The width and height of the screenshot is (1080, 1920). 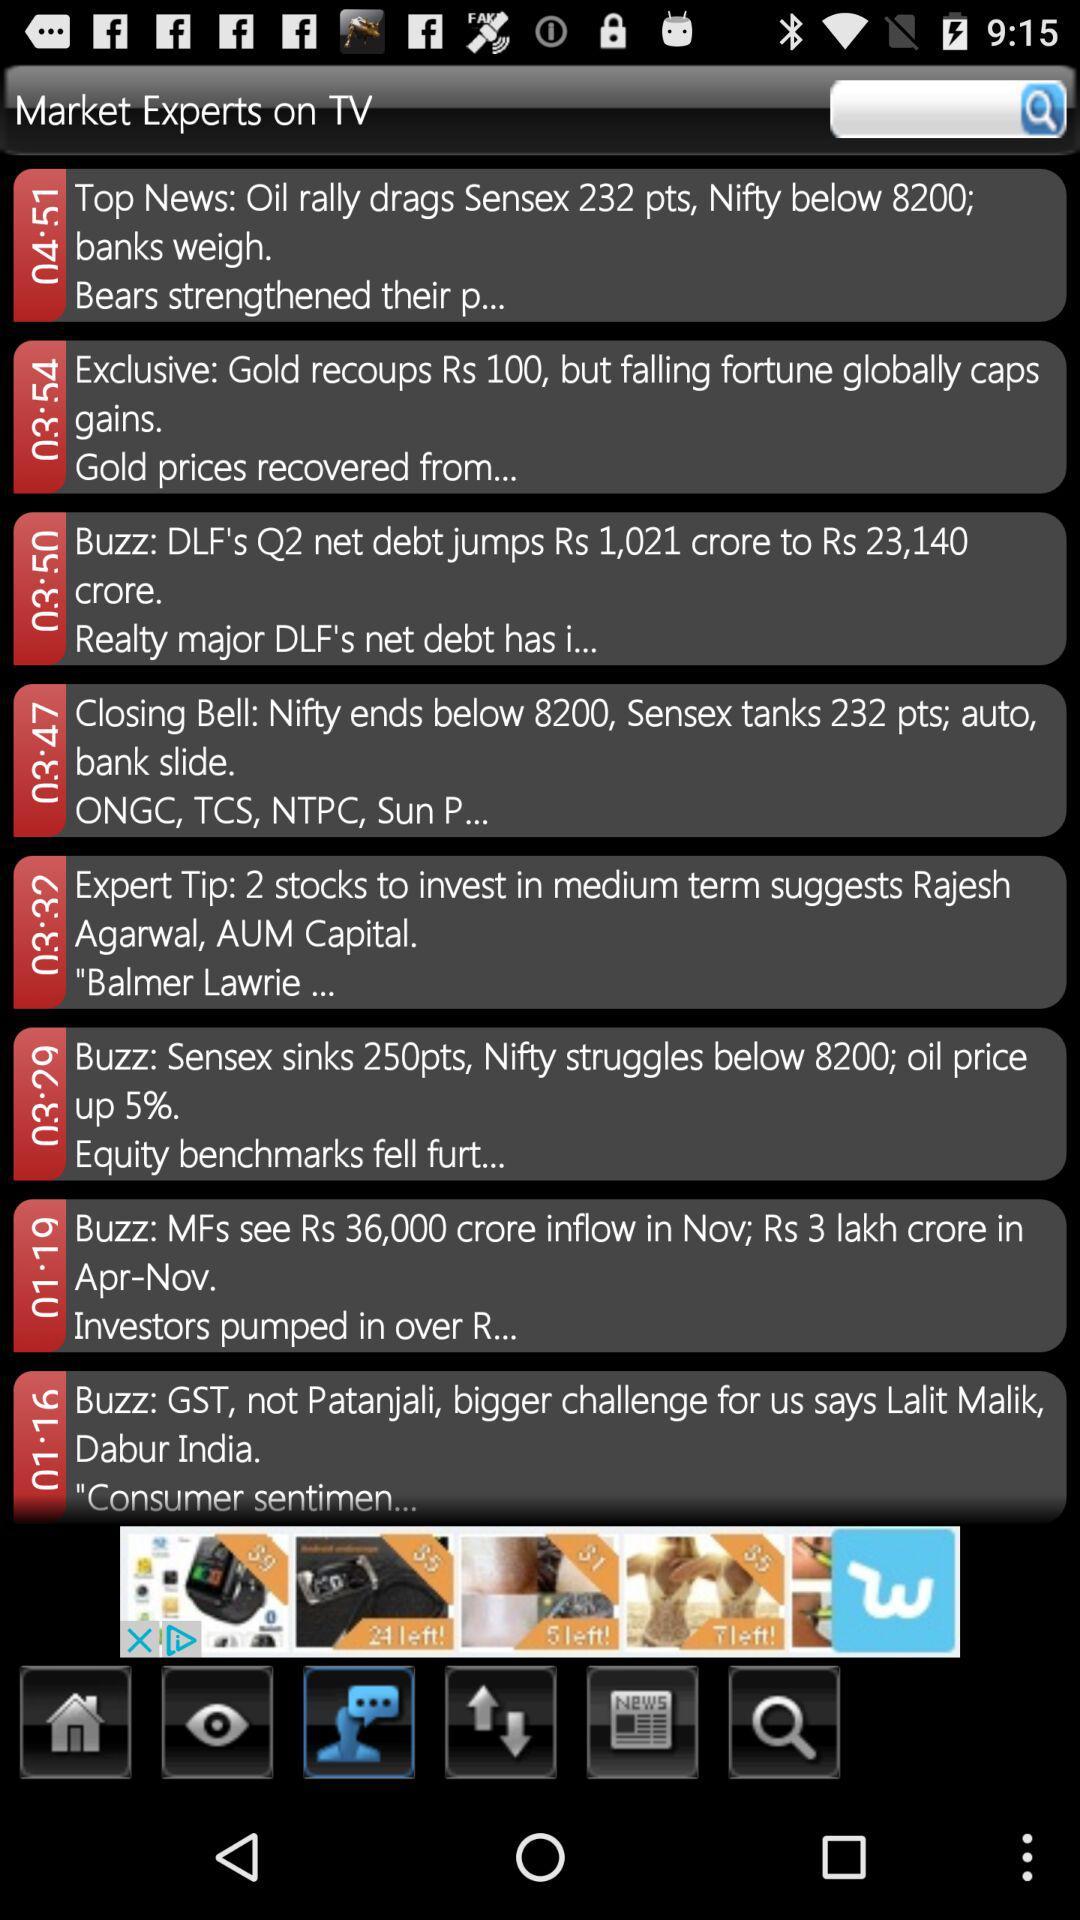 What do you see at coordinates (947, 108) in the screenshot?
I see `search box` at bounding box center [947, 108].